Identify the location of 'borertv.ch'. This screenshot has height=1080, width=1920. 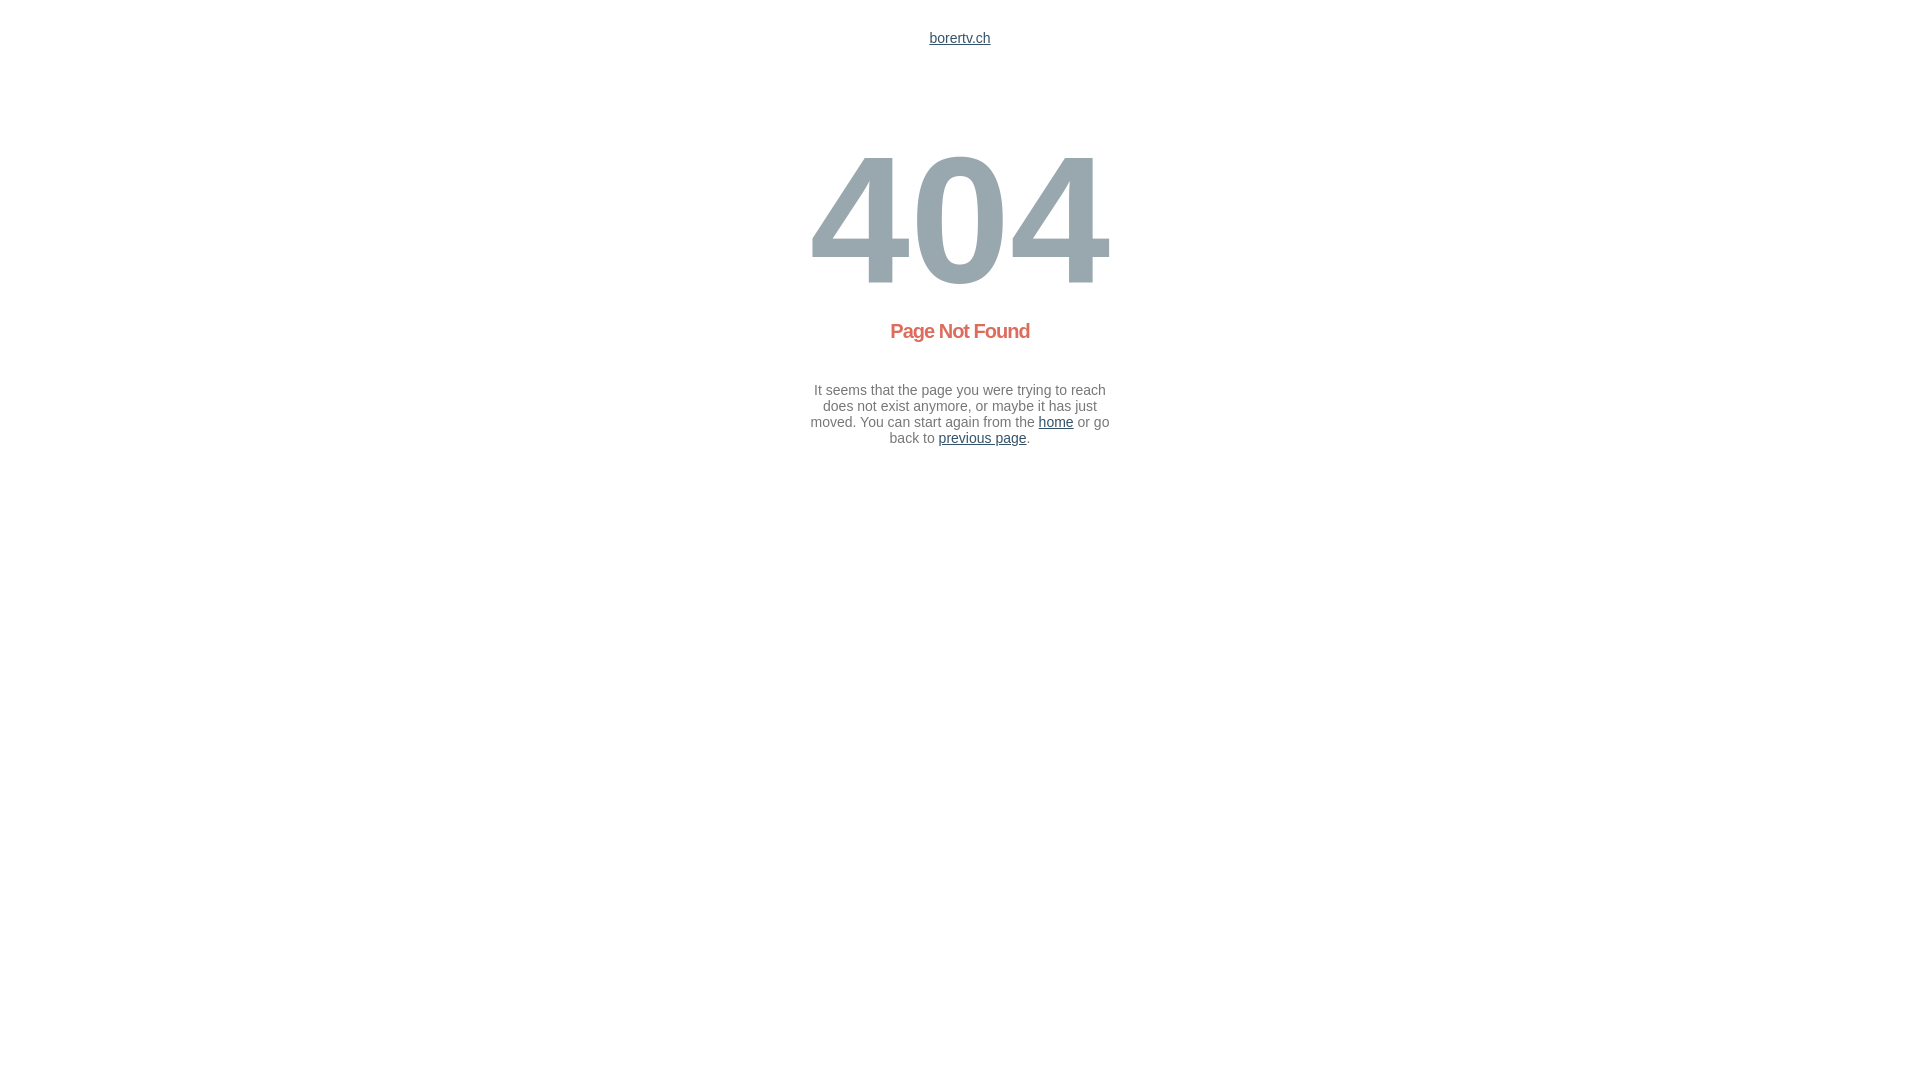
(958, 38).